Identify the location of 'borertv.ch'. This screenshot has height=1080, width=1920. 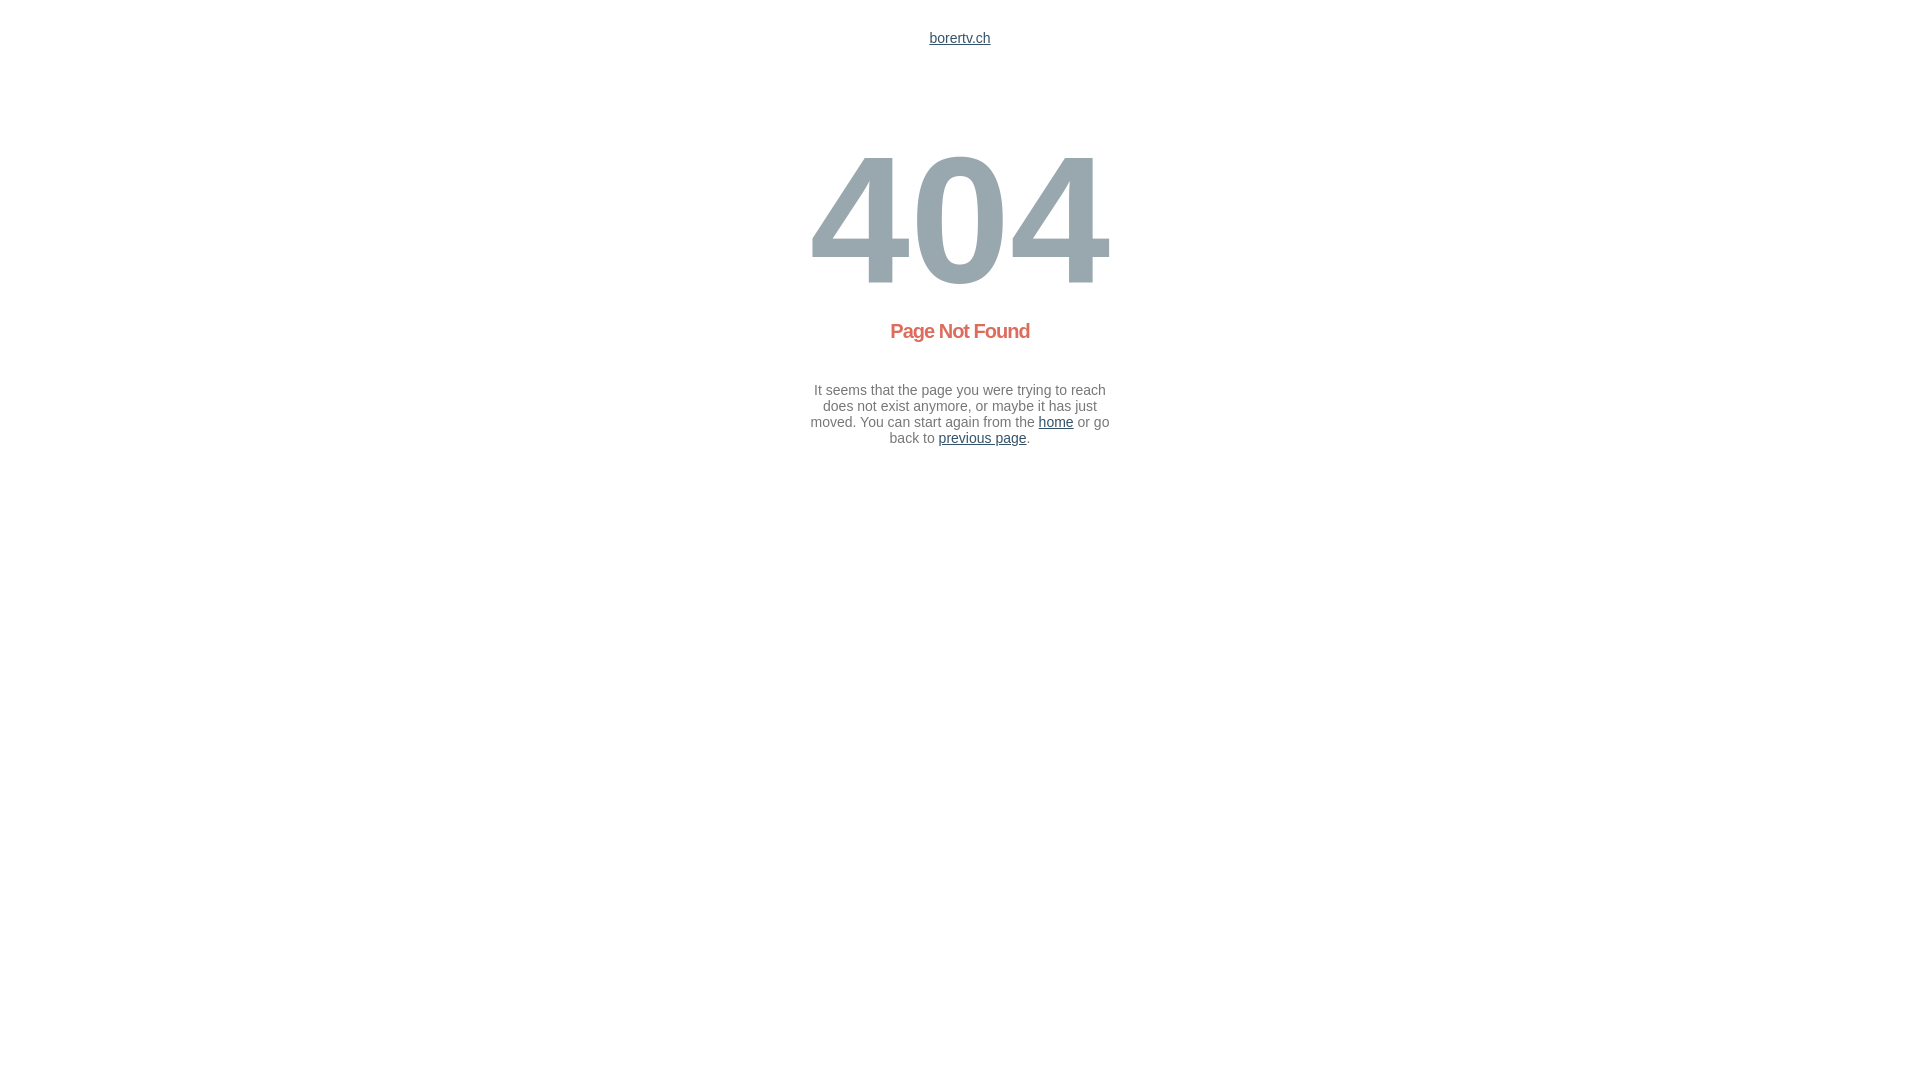
(958, 38).